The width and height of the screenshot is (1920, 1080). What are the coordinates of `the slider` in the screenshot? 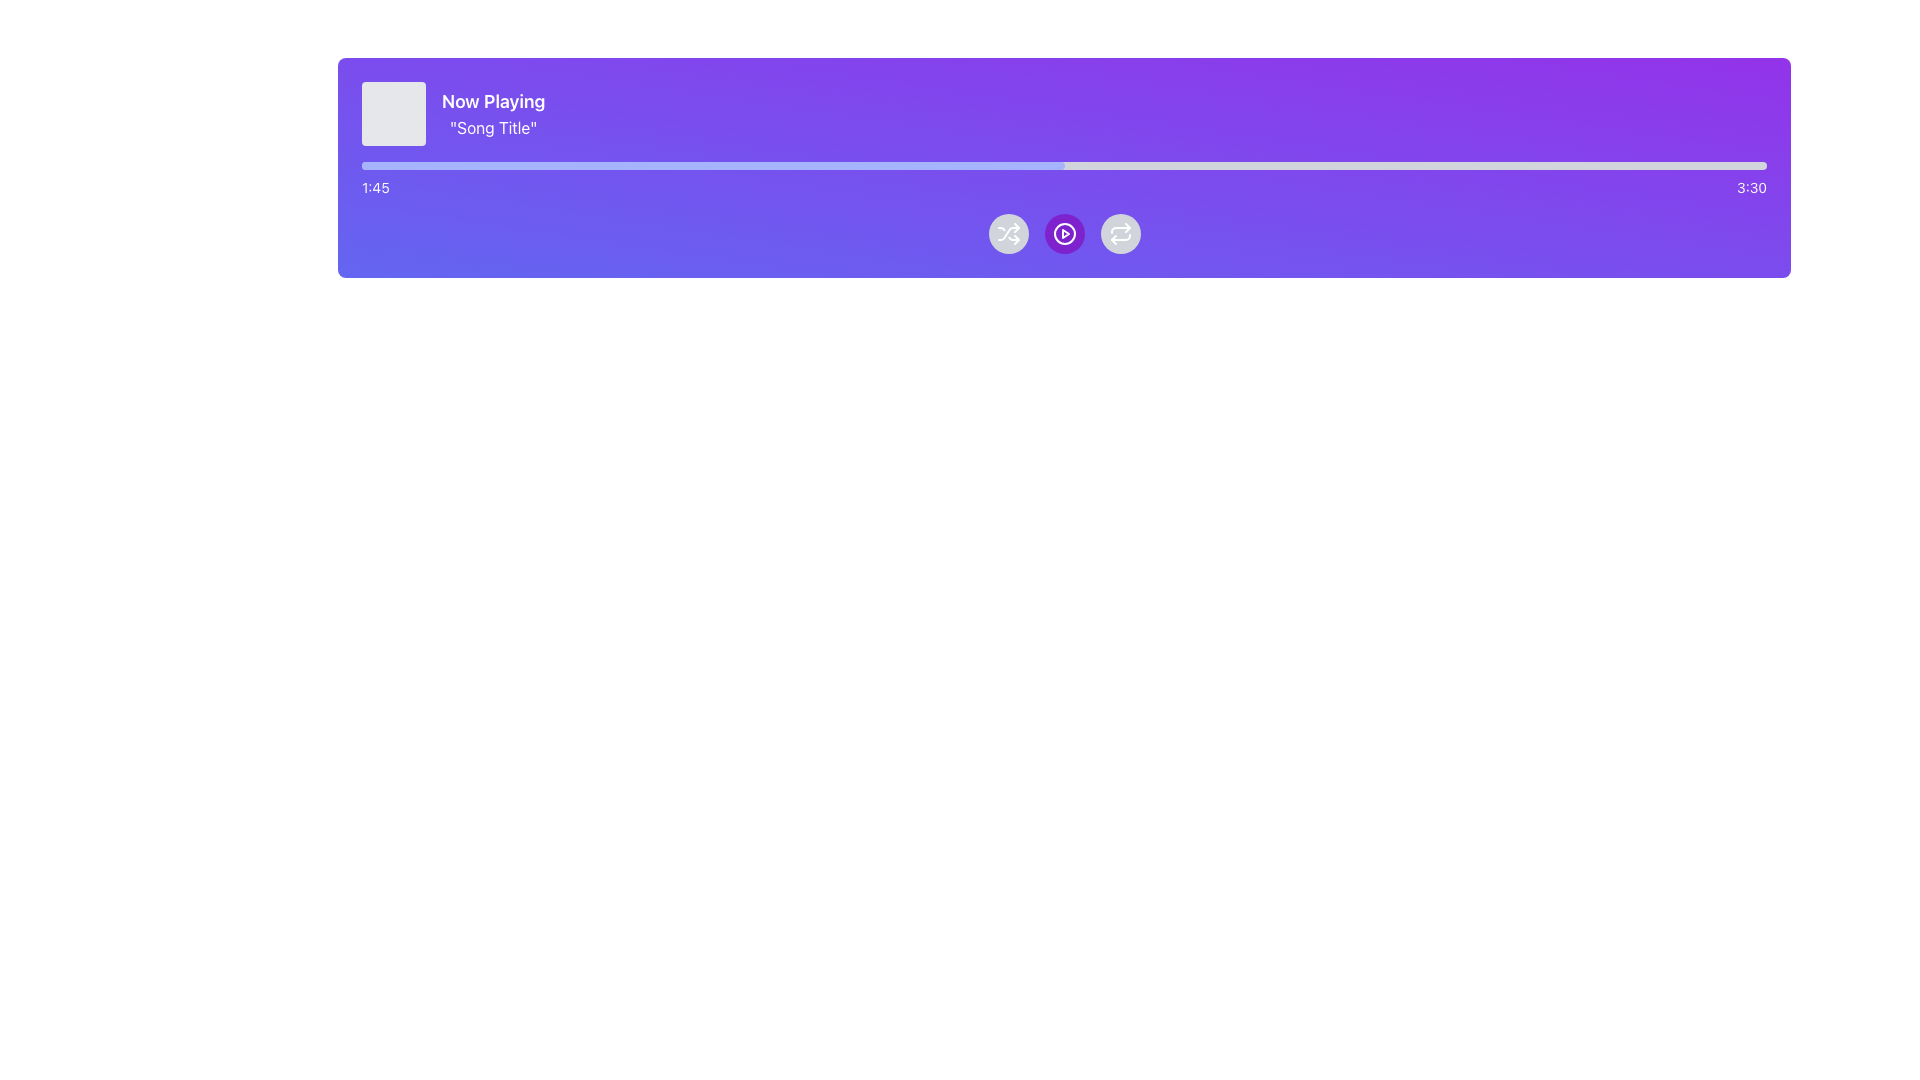 It's located at (1338, 164).